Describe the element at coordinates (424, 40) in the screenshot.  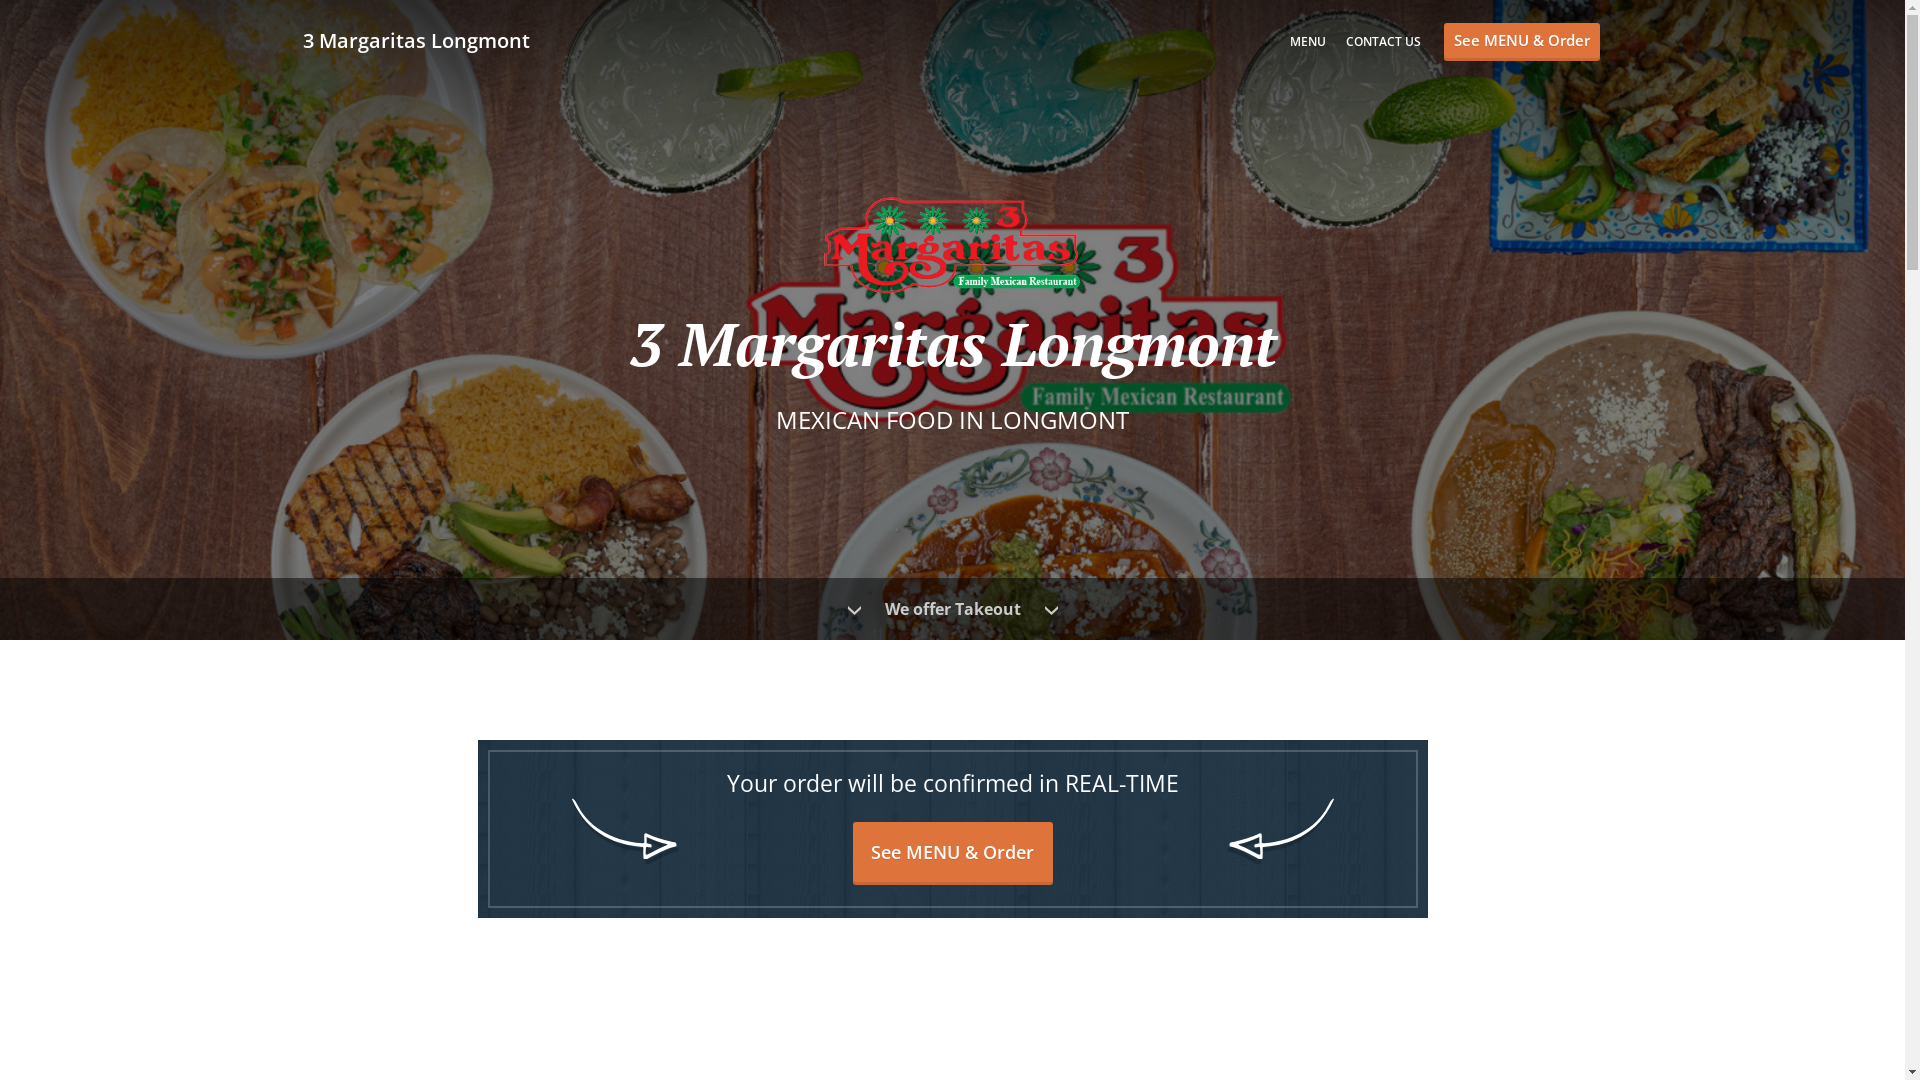
I see `'3 Margaritas Longmont'` at that location.